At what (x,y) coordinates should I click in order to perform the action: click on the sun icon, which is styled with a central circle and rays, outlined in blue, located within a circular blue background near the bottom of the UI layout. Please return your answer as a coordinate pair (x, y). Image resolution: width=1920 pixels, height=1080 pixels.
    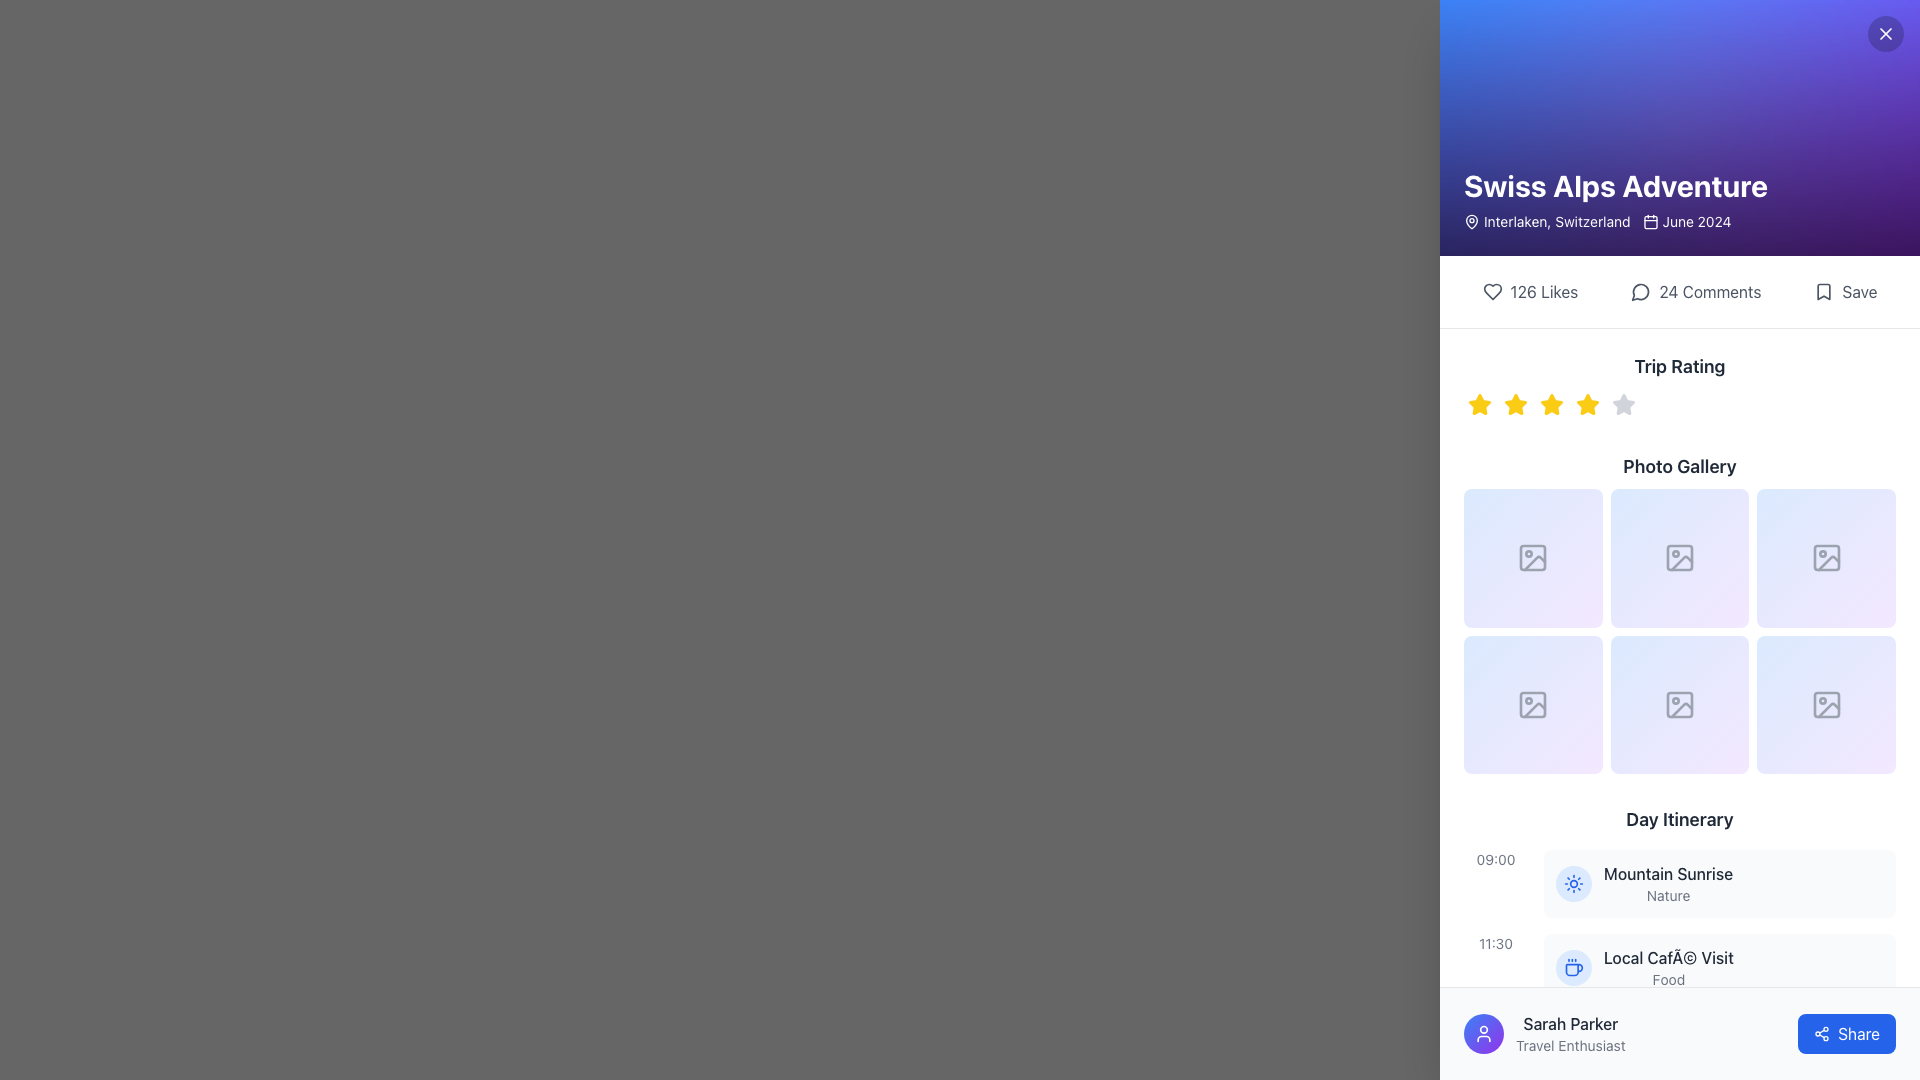
    Looking at the image, I should click on (1573, 882).